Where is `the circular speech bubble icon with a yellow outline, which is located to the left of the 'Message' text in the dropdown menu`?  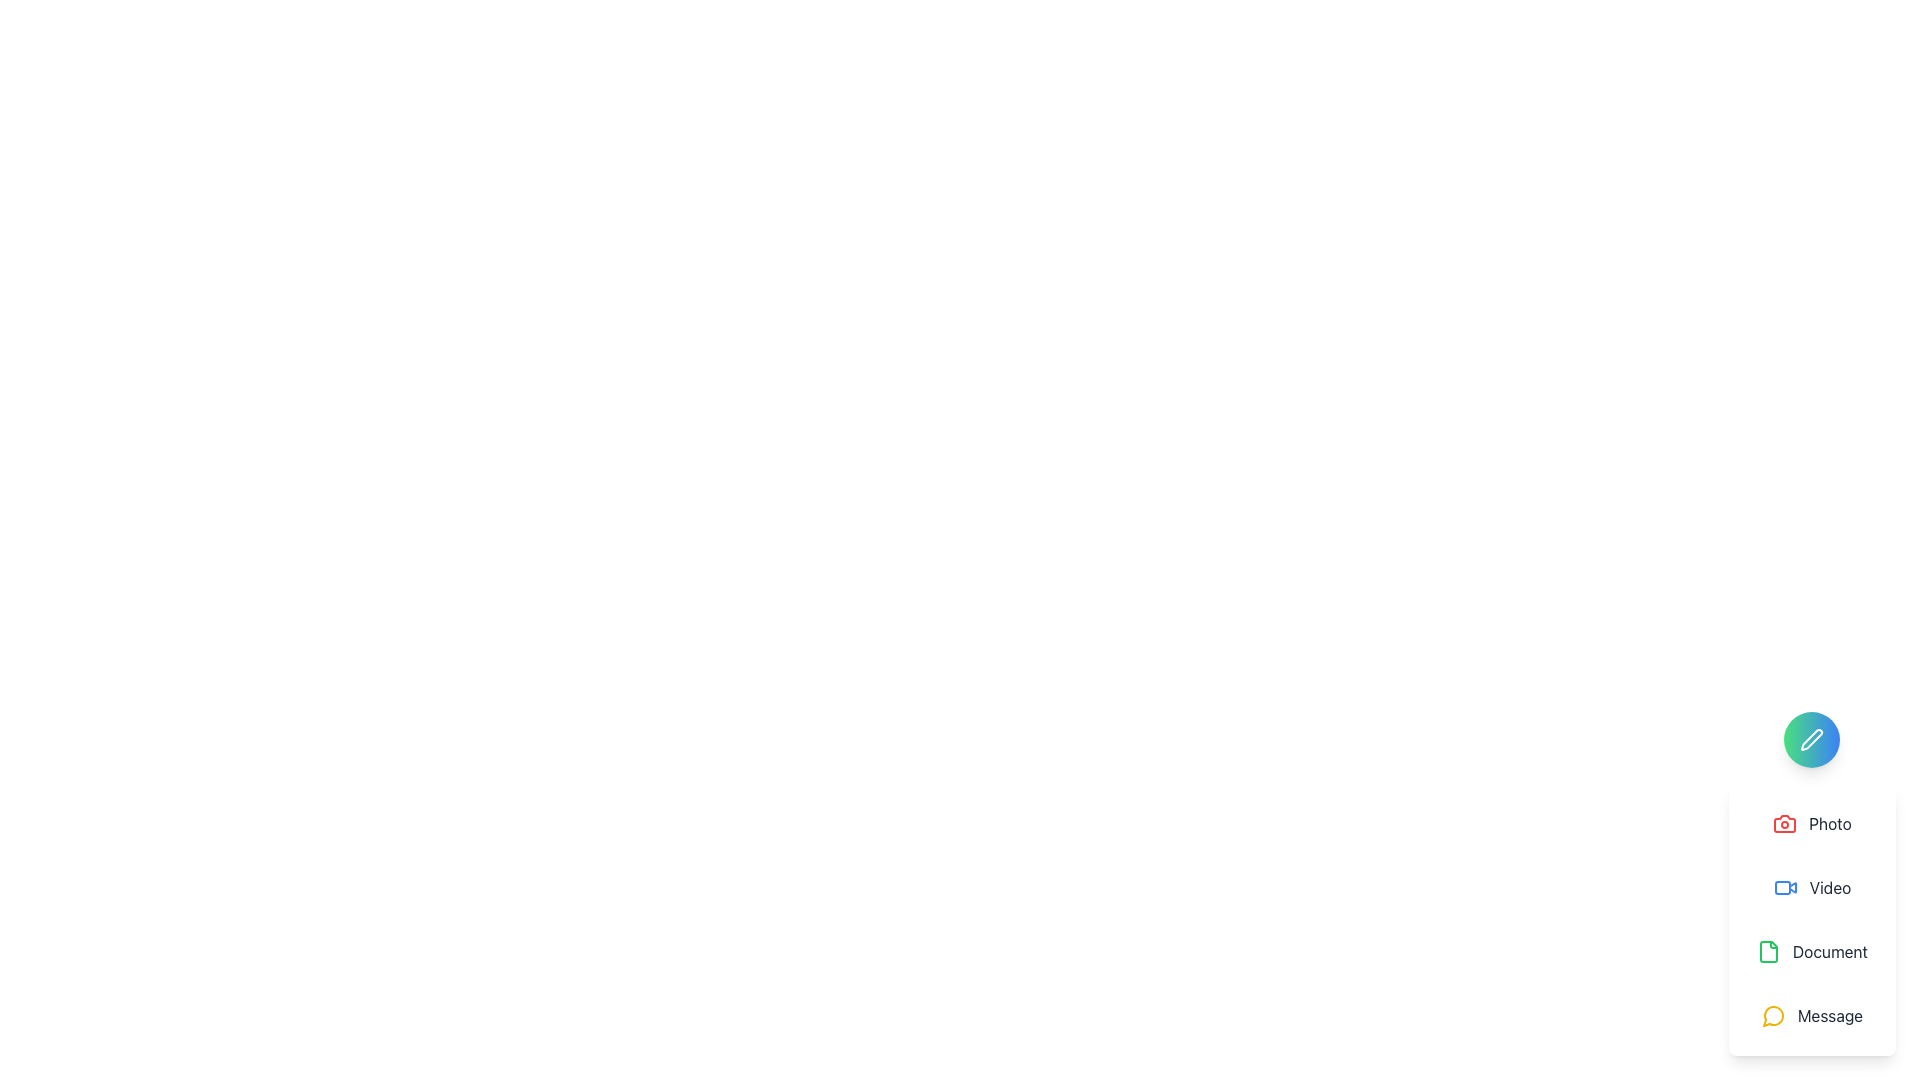 the circular speech bubble icon with a yellow outline, which is located to the left of the 'Message' text in the dropdown menu is located at coordinates (1773, 1015).